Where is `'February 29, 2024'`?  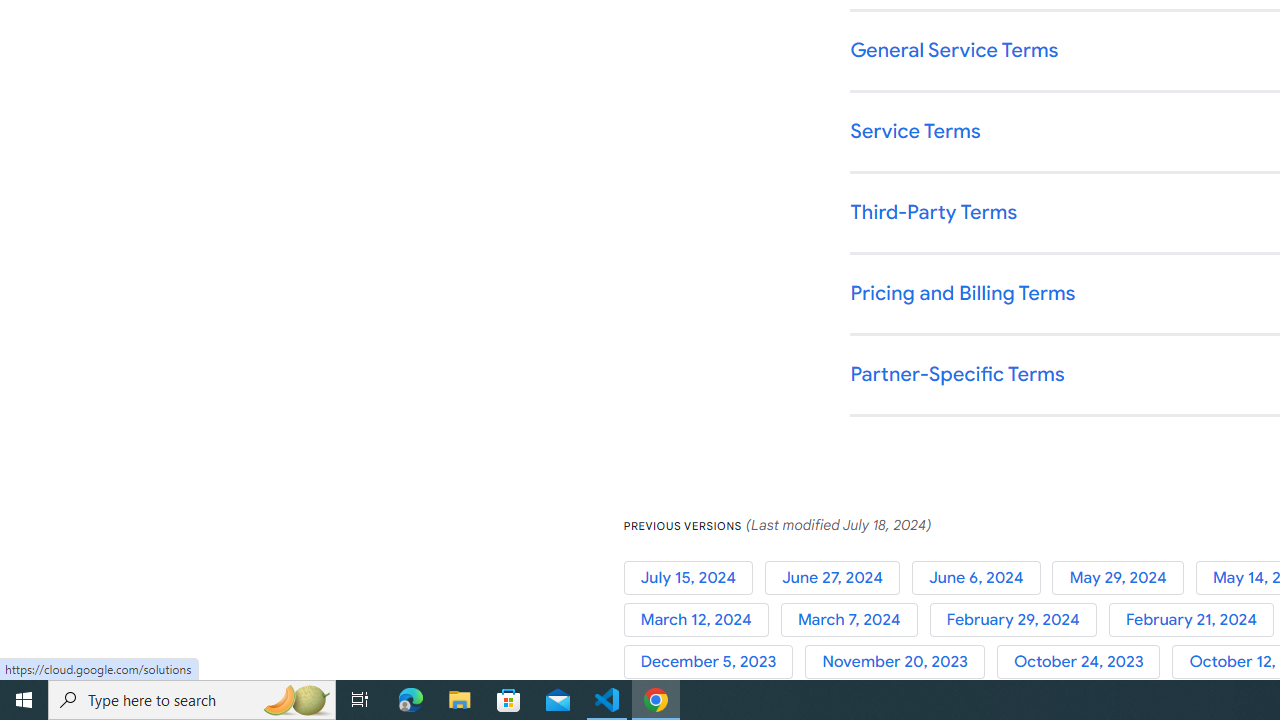 'February 29, 2024' is located at coordinates (1018, 619).